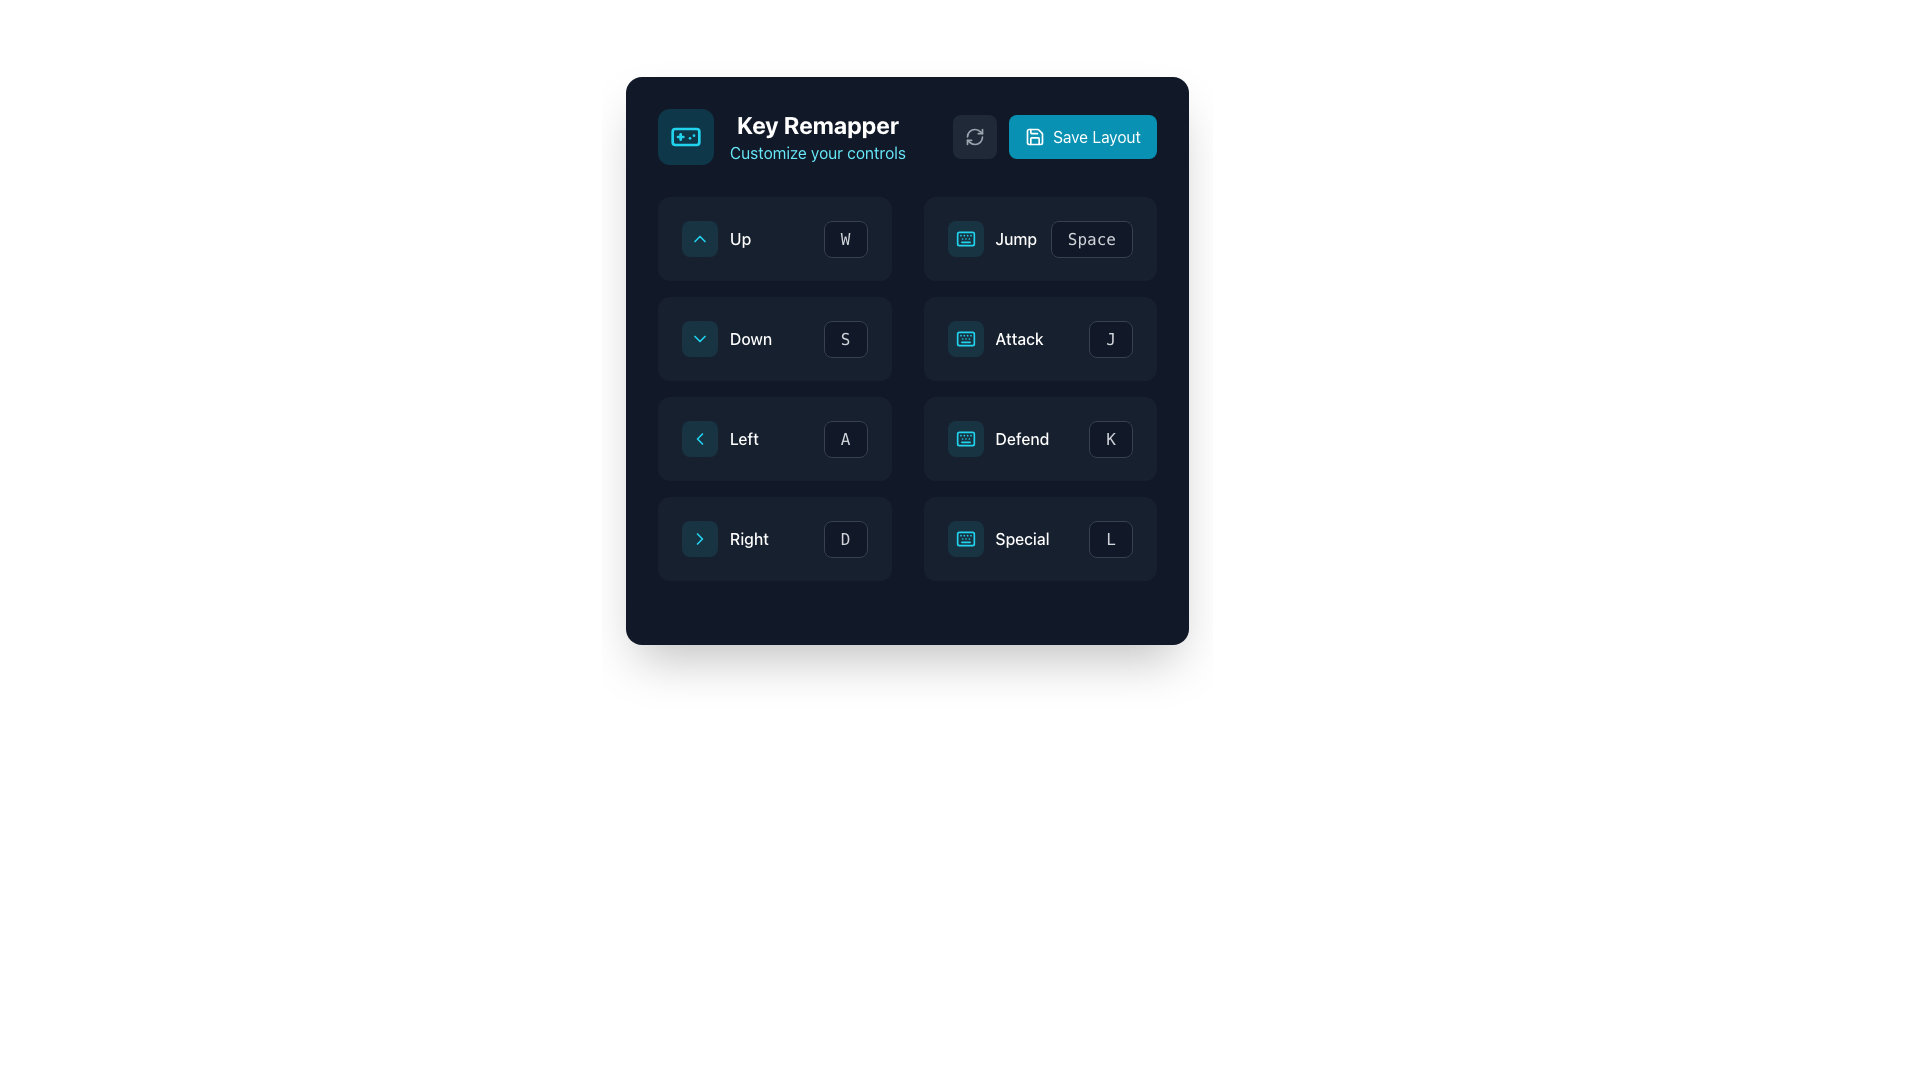  What do you see at coordinates (739, 238) in the screenshot?
I see `the 'Up' label in the key remapping configuration interface, which is located to the right of the upward arrow icon` at bounding box center [739, 238].